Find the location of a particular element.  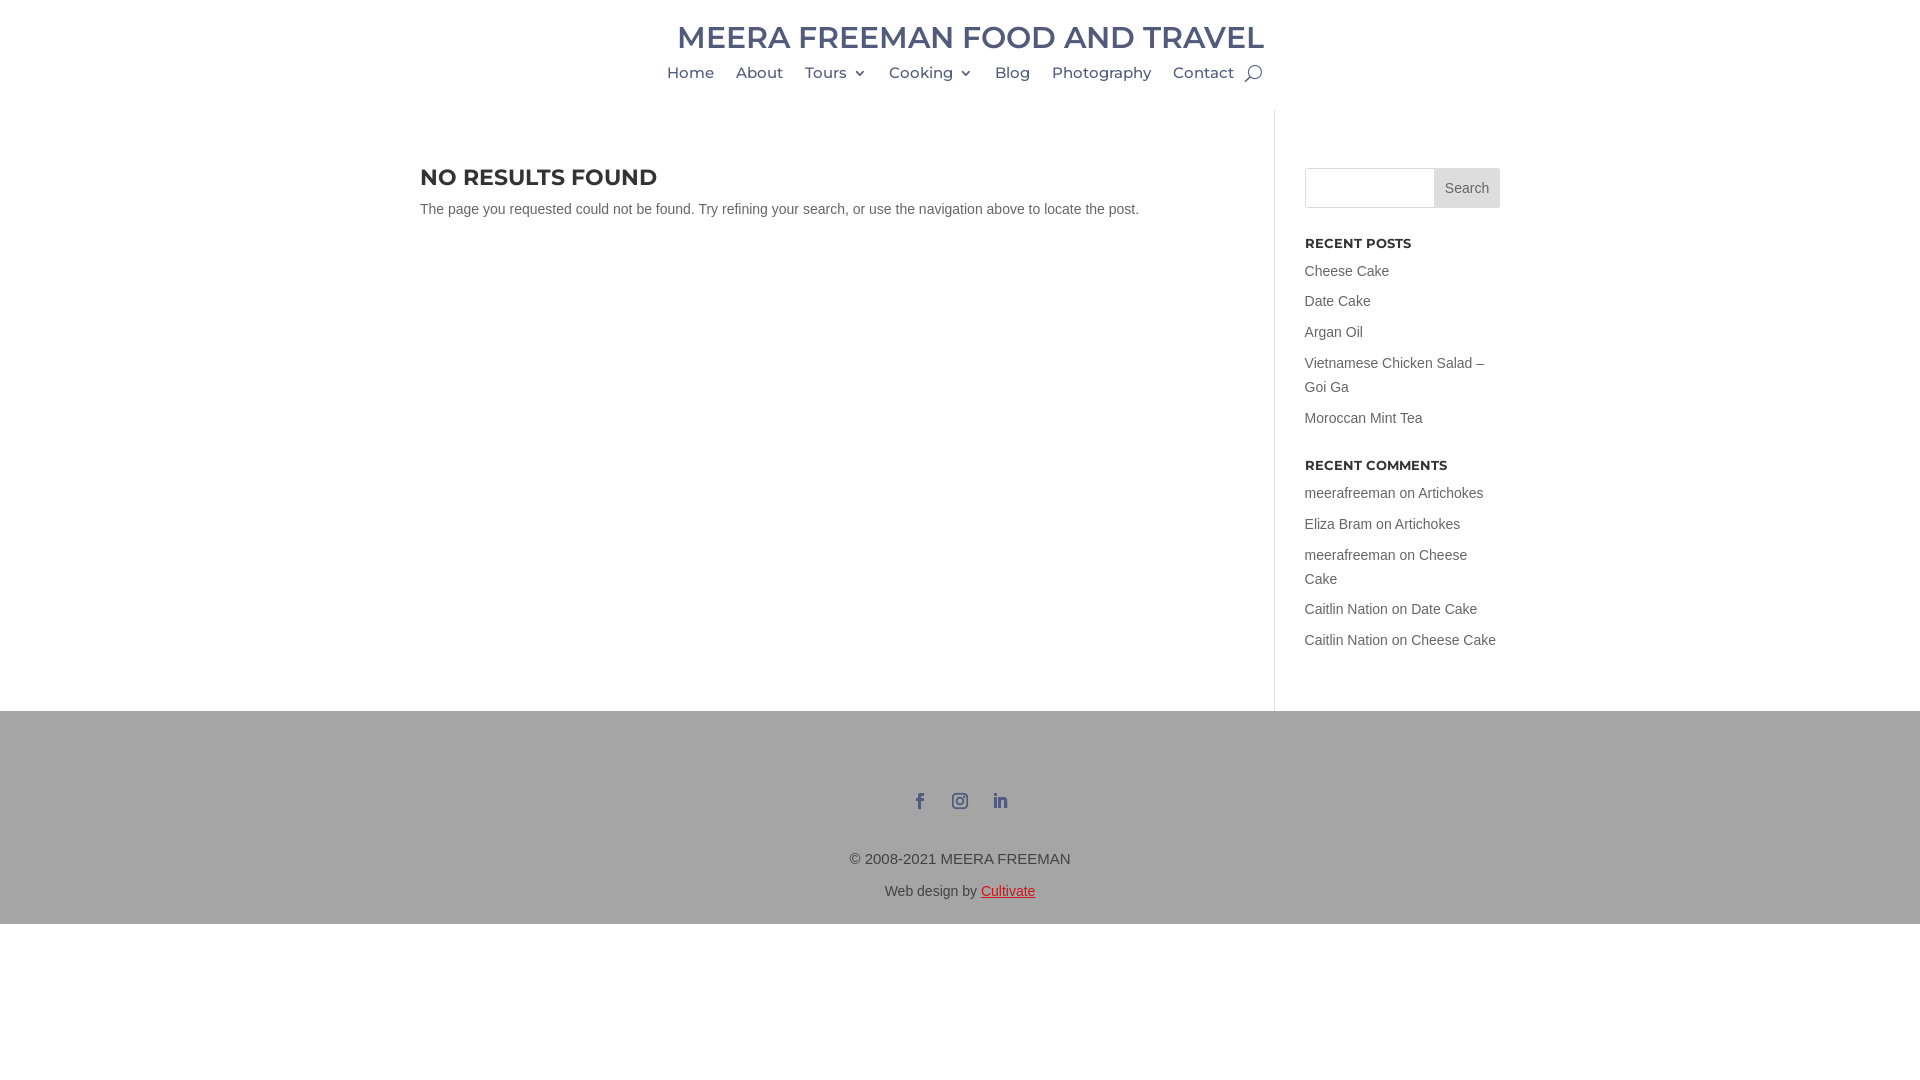

'Photography' is located at coordinates (1100, 76).